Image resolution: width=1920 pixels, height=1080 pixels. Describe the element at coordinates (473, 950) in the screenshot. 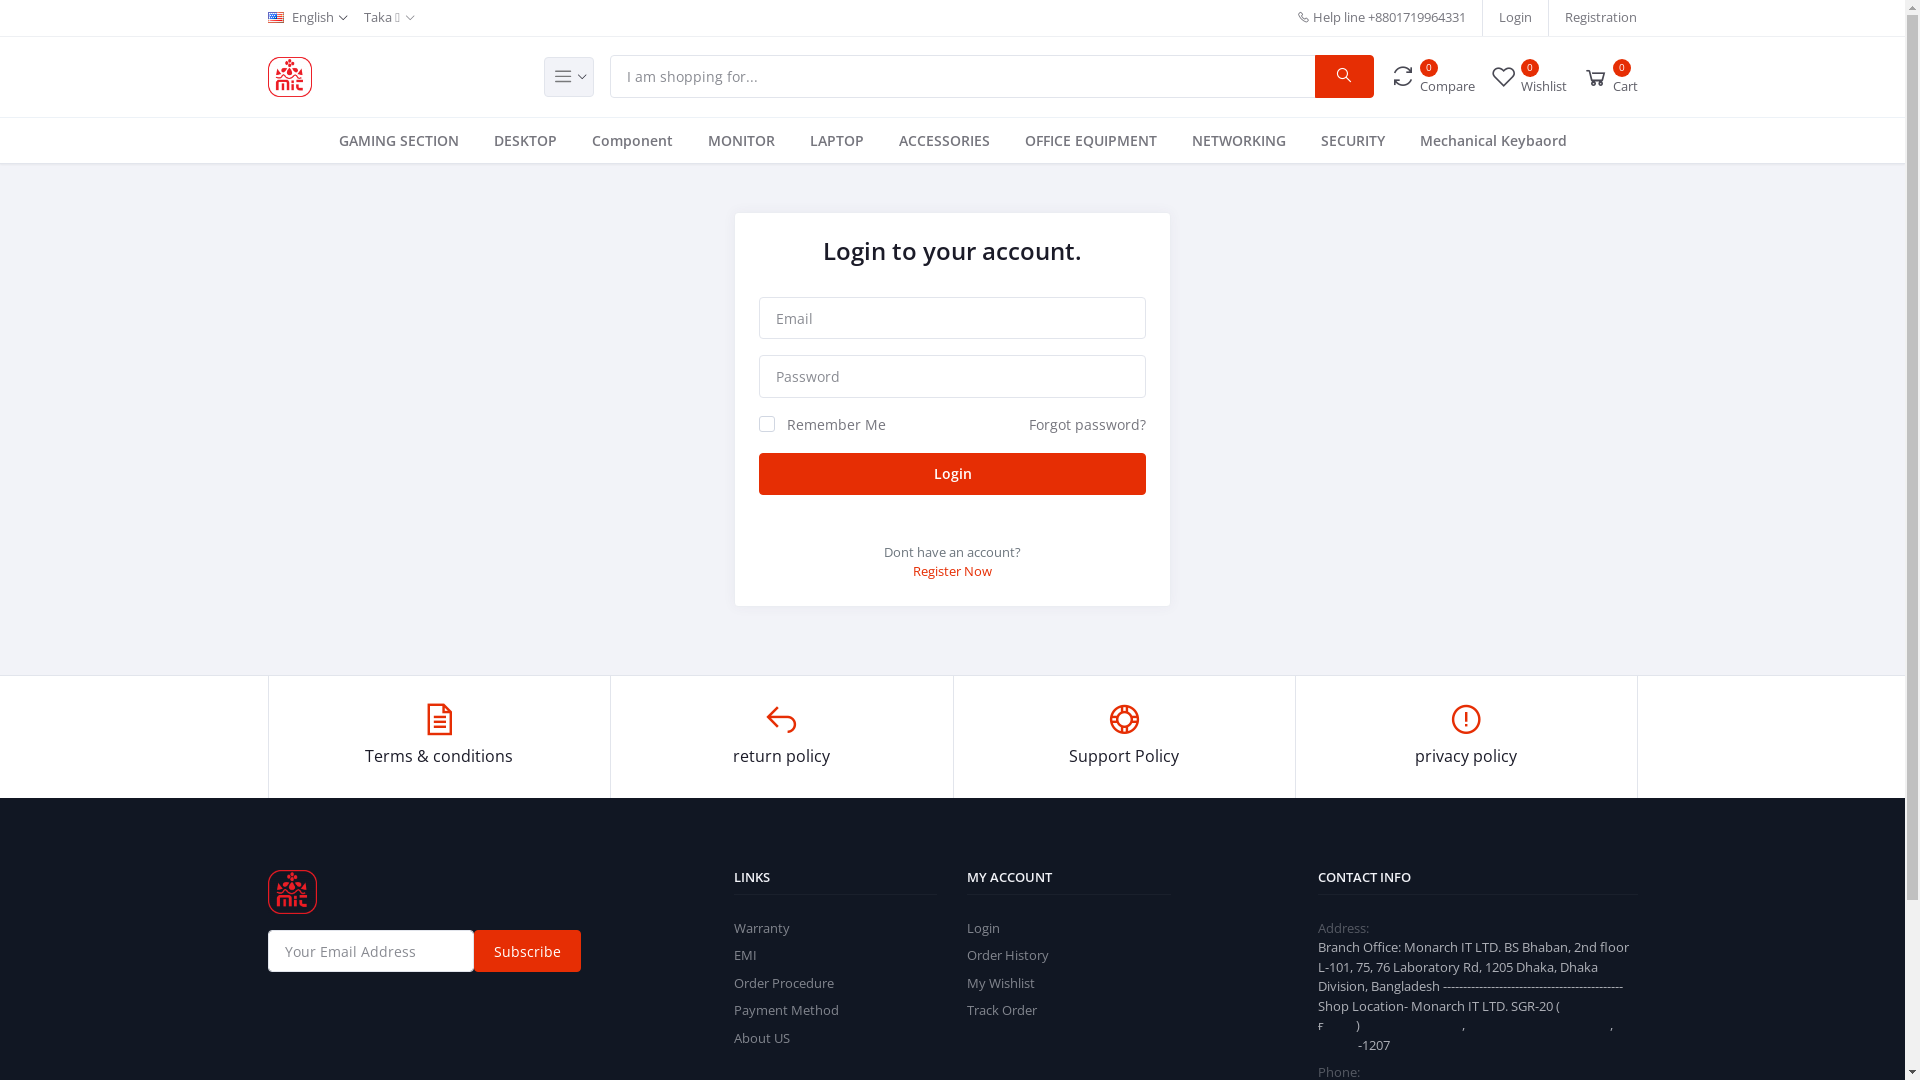

I see `'Subscribe'` at that location.